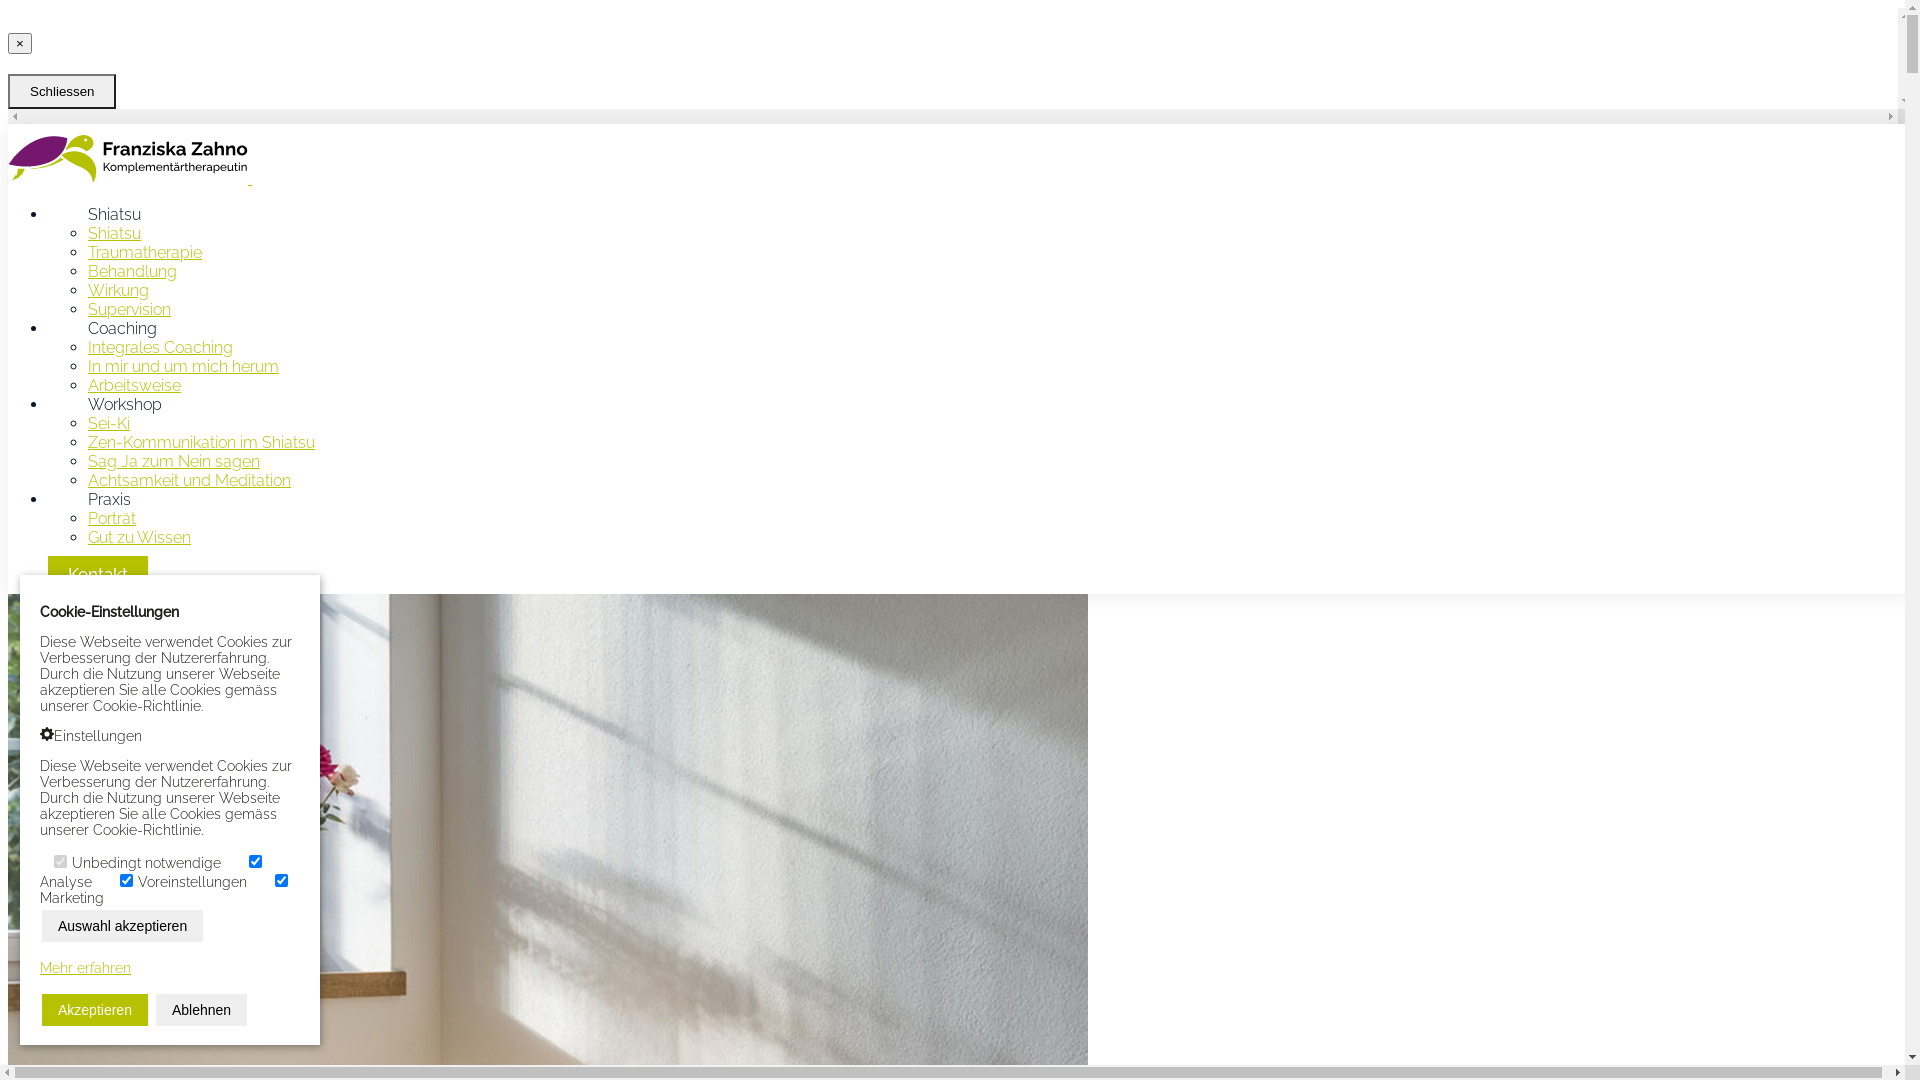 The height and width of the screenshot is (1080, 1920). I want to click on 'Kontakt', so click(96, 574).